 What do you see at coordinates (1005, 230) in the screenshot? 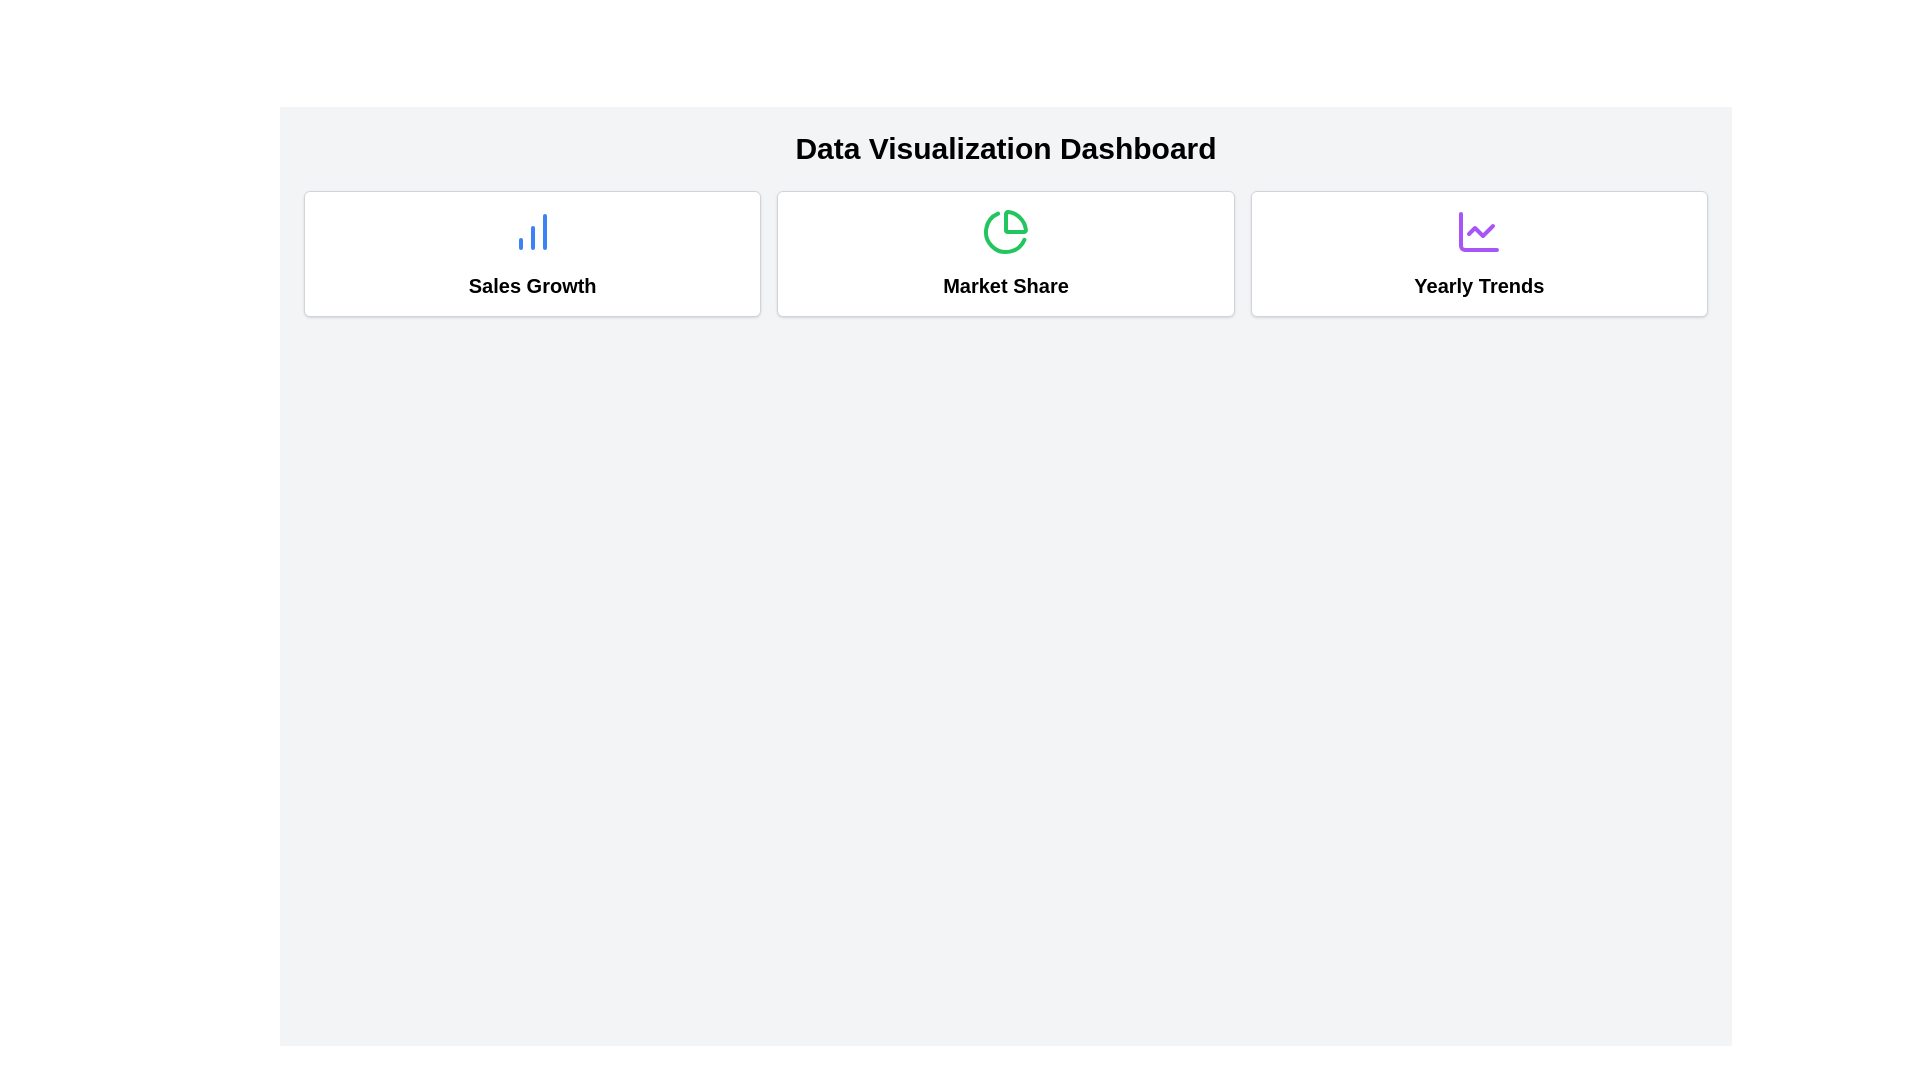
I see `the green pie chart icon located in the center panel labeled 'Market Share' under the 'Data Visualization Dashboard' title` at bounding box center [1005, 230].